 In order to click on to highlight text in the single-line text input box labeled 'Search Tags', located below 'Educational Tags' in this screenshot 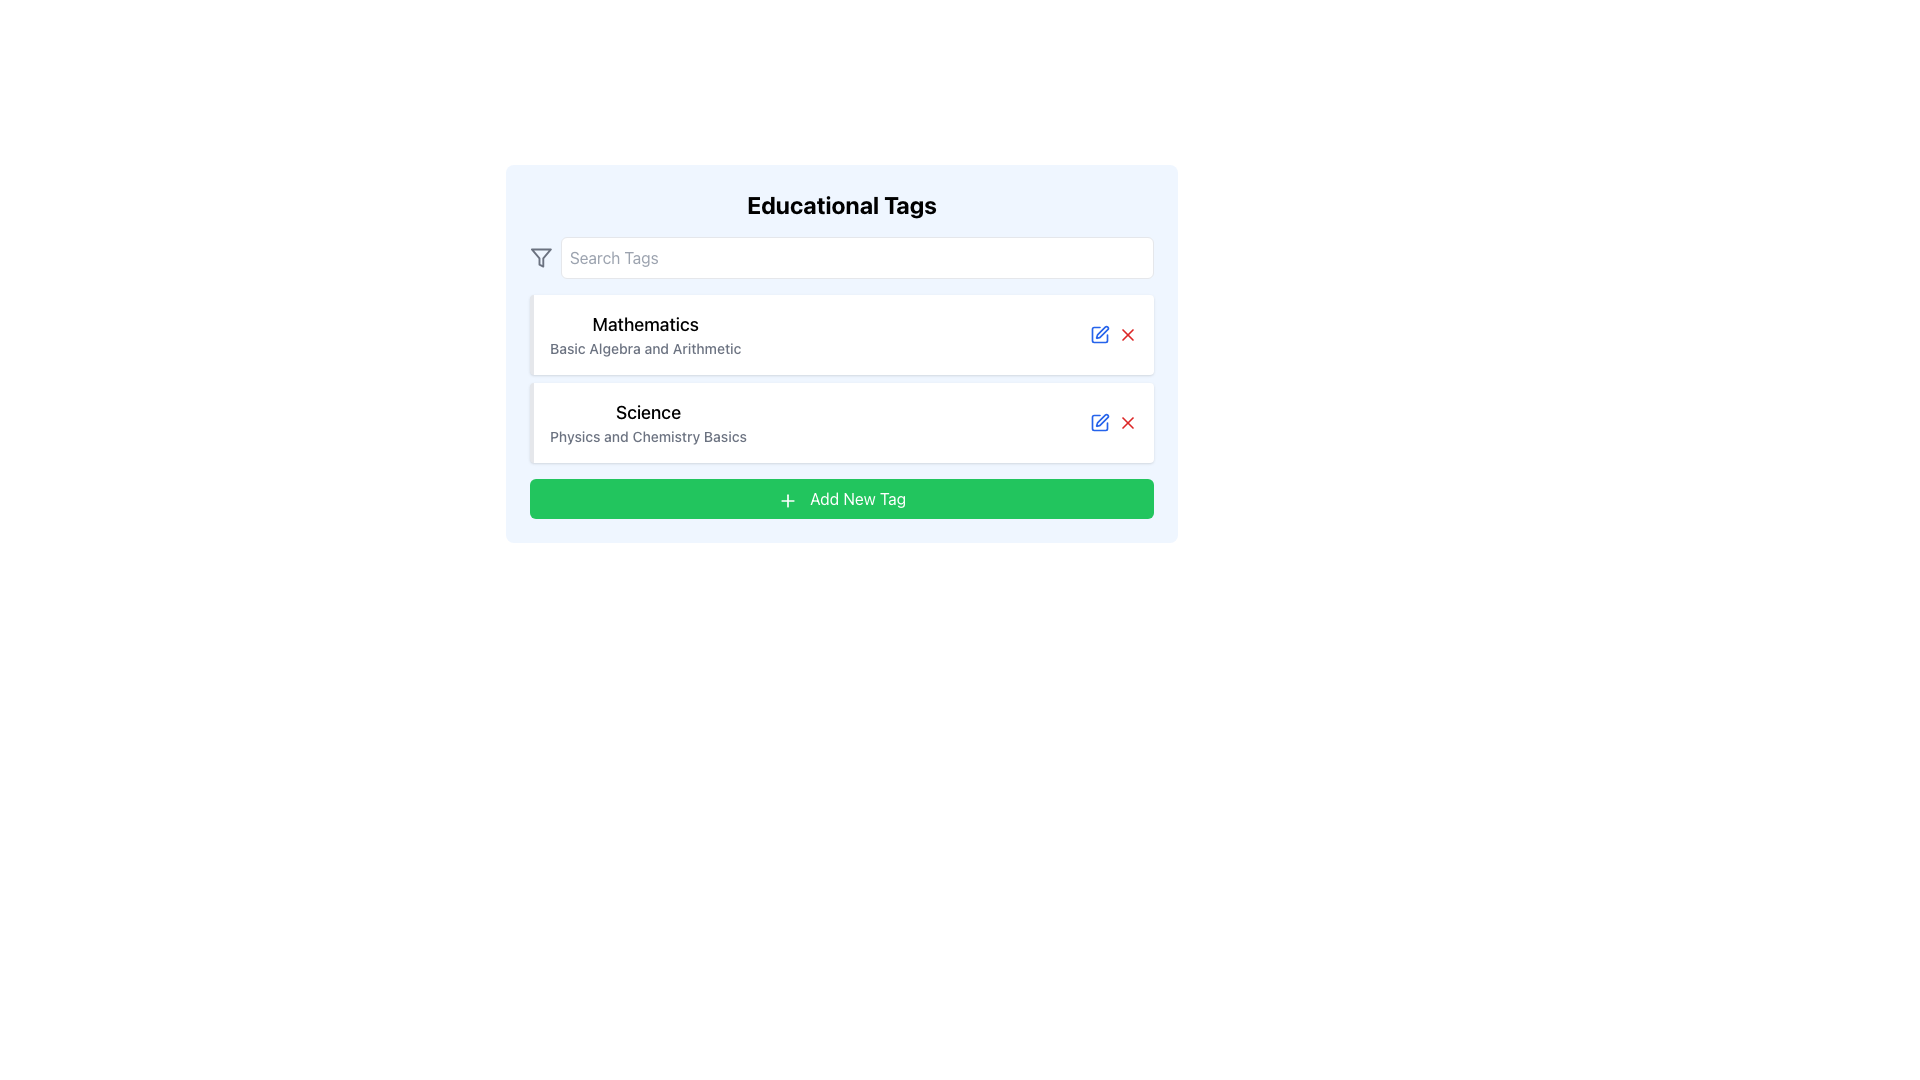, I will do `click(857, 257)`.